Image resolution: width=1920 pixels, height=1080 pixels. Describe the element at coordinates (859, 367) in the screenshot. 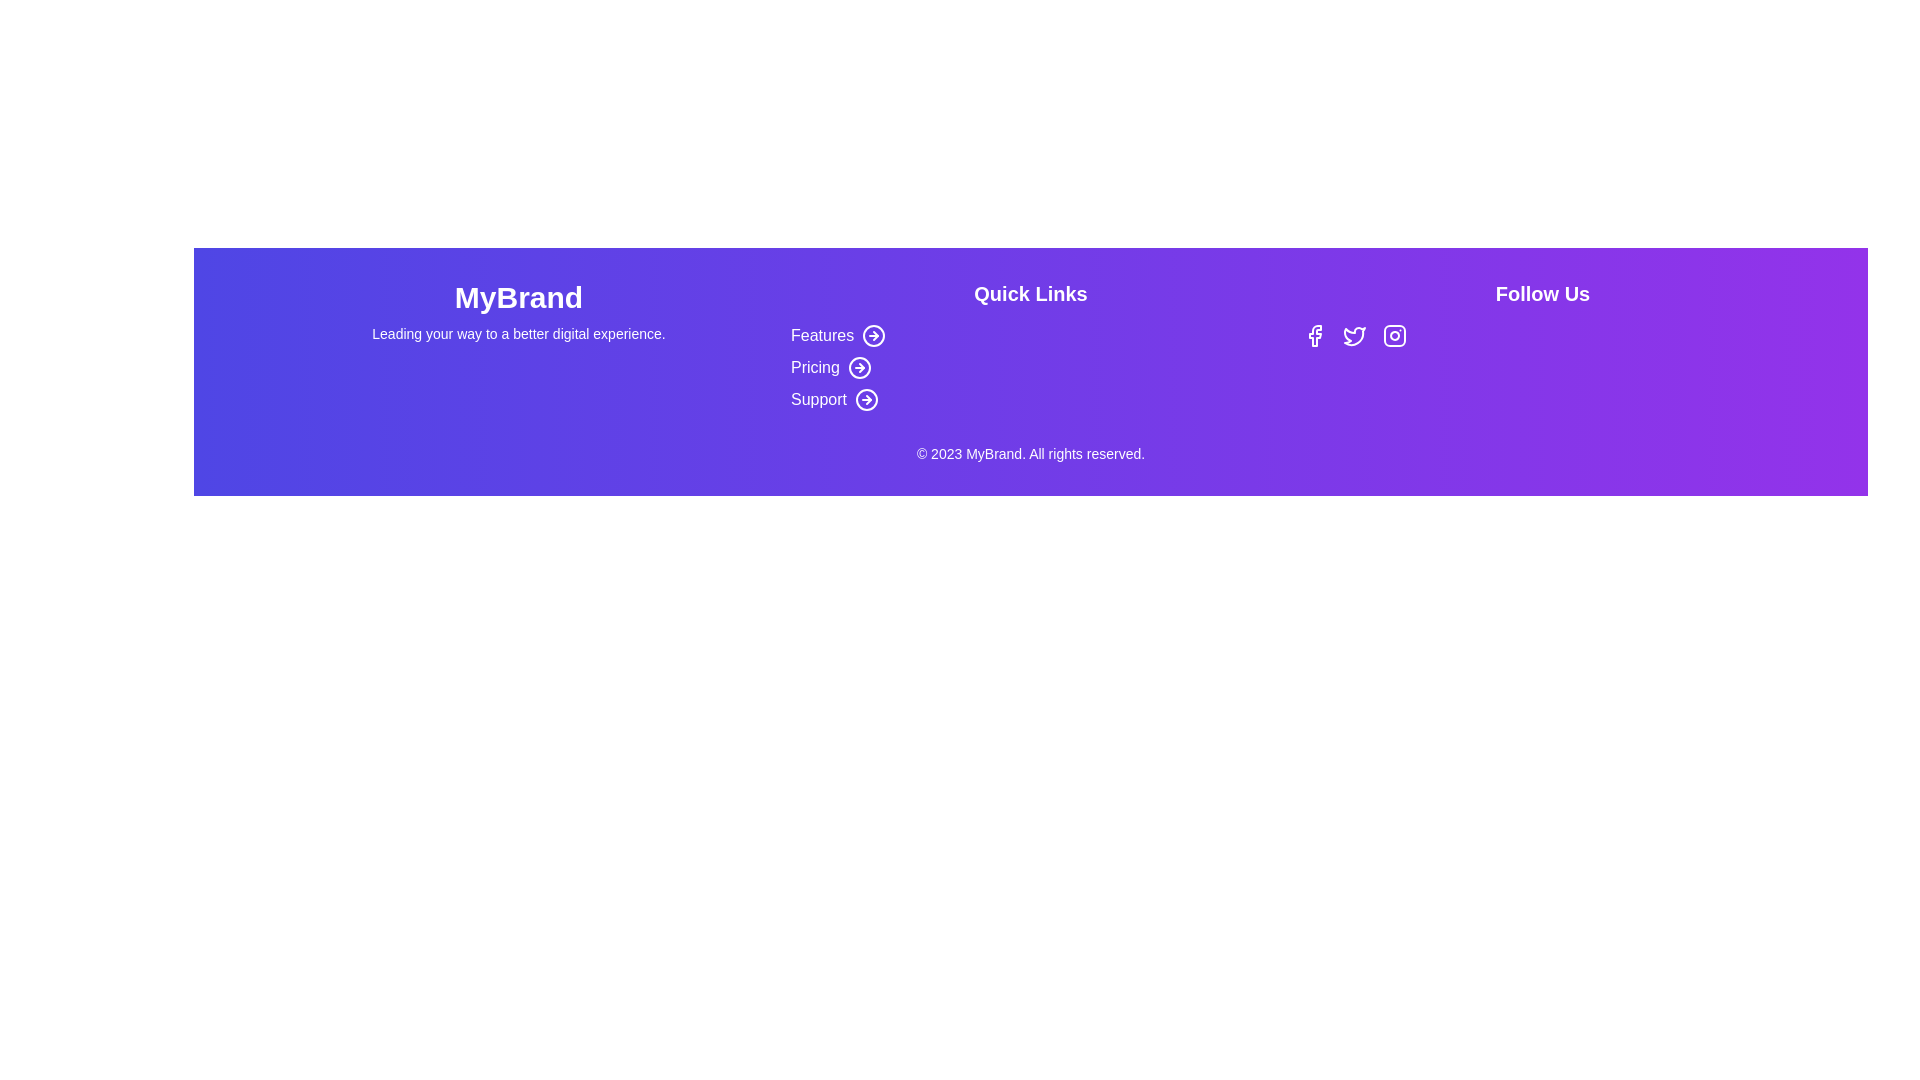

I see `the decorative navigational icon located to the right of the 'Pricing' text in the 'Quick Links' section` at that location.